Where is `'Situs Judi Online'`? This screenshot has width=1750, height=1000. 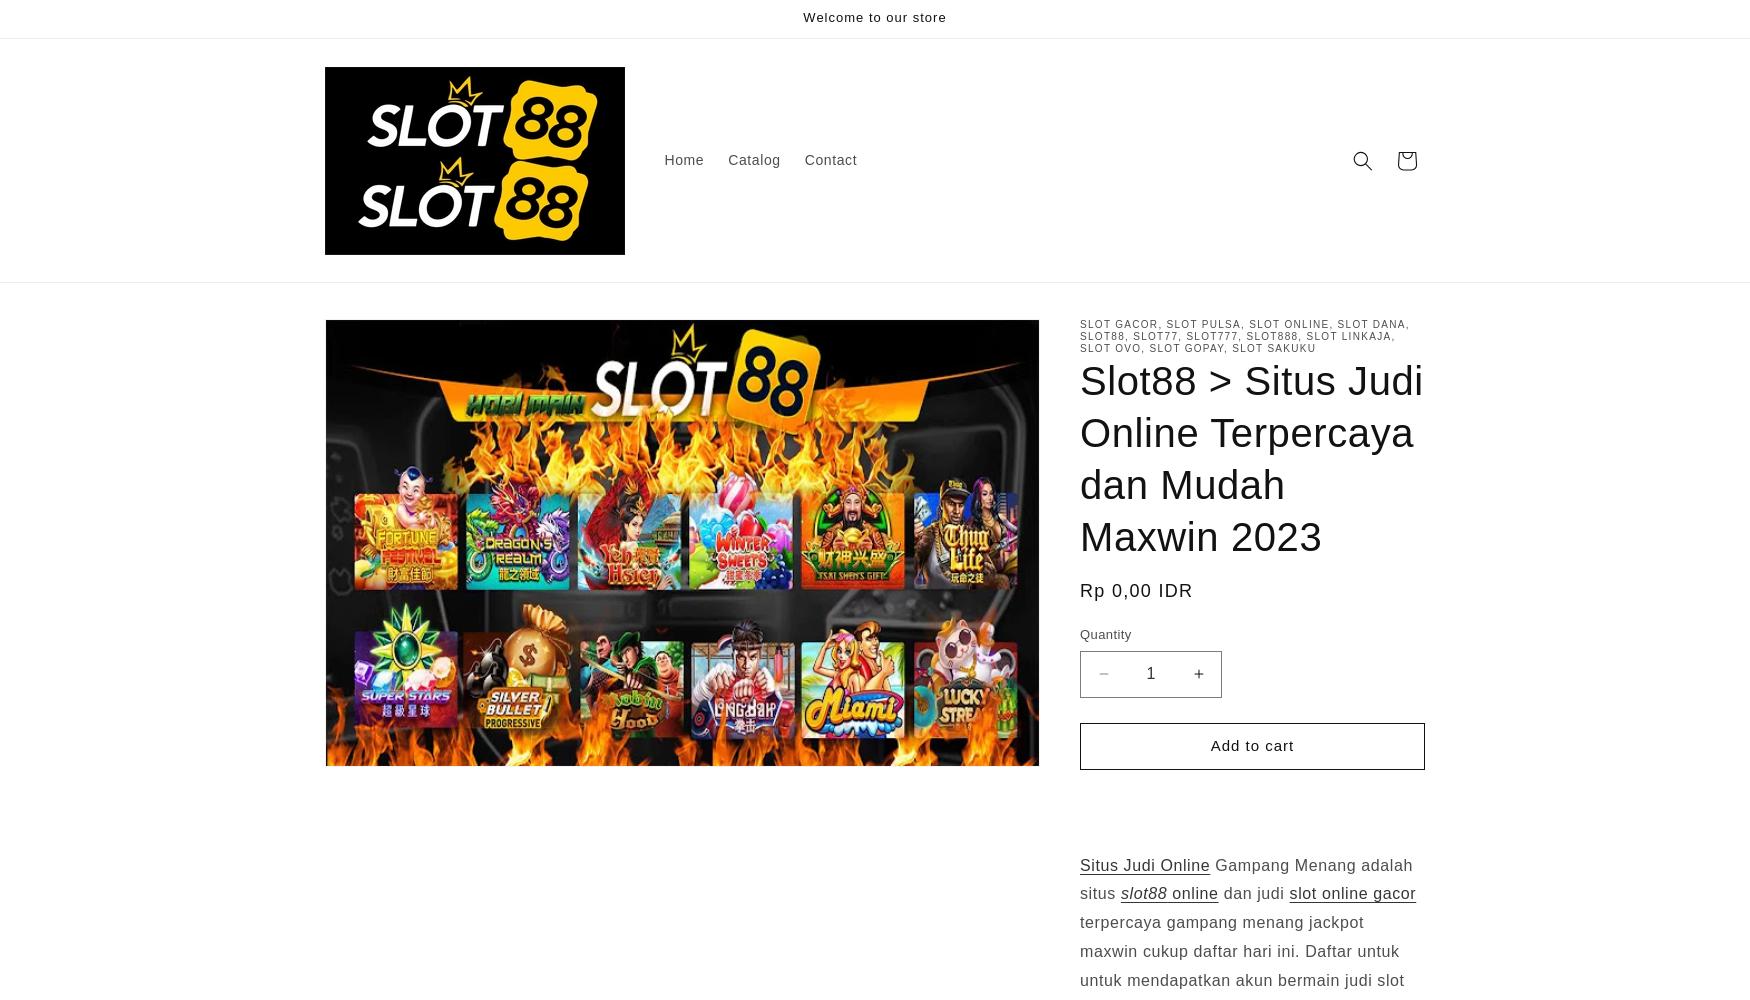 'Situs Judi Online' is located at coordinates (1144, 863).